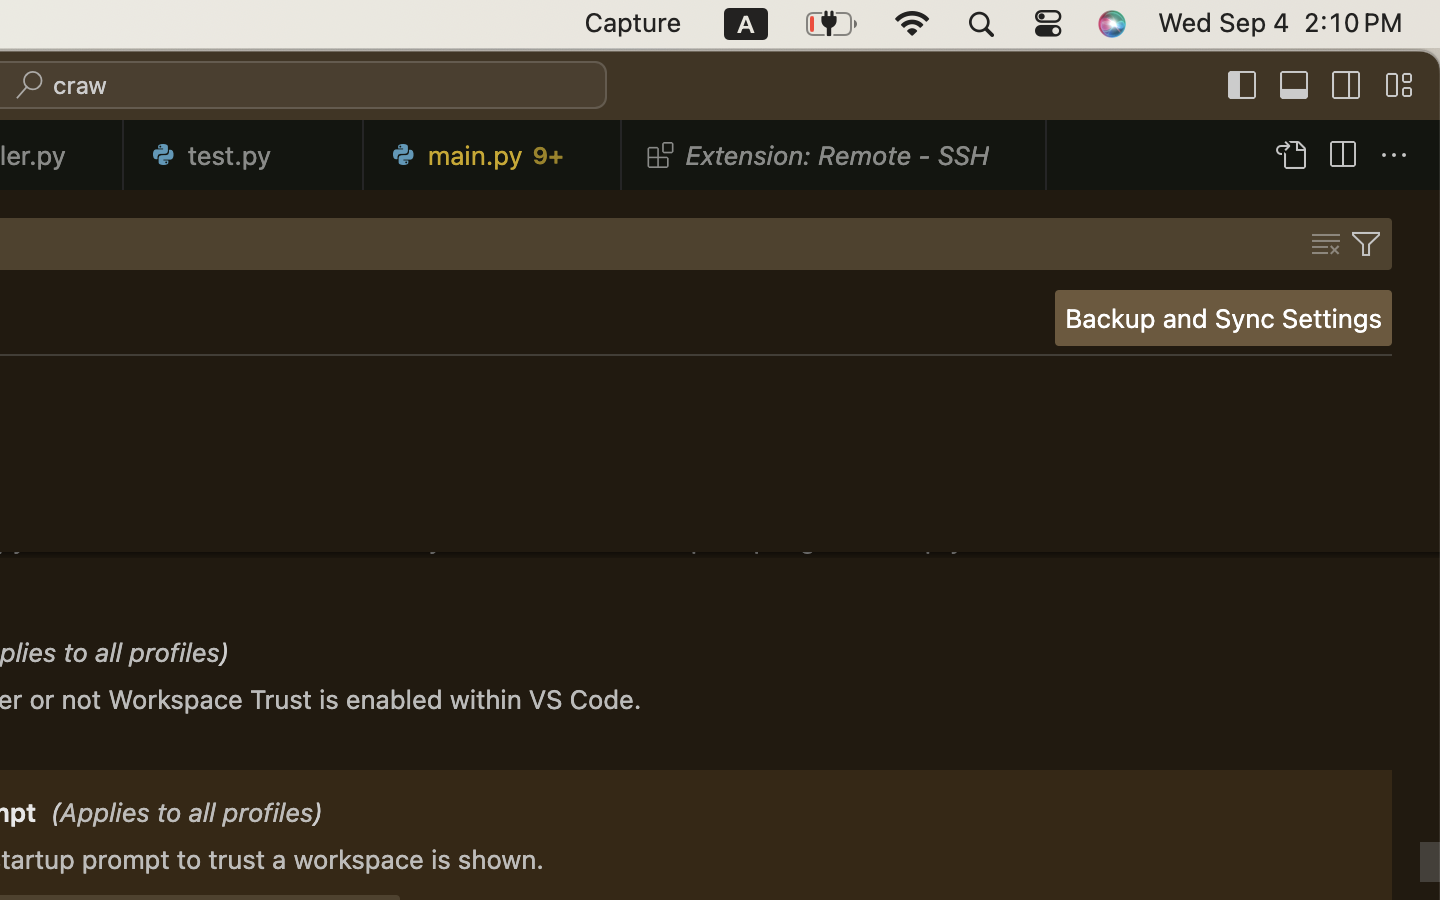 The image size is (1440, 900). I want to click on '', so click(1394, 155).